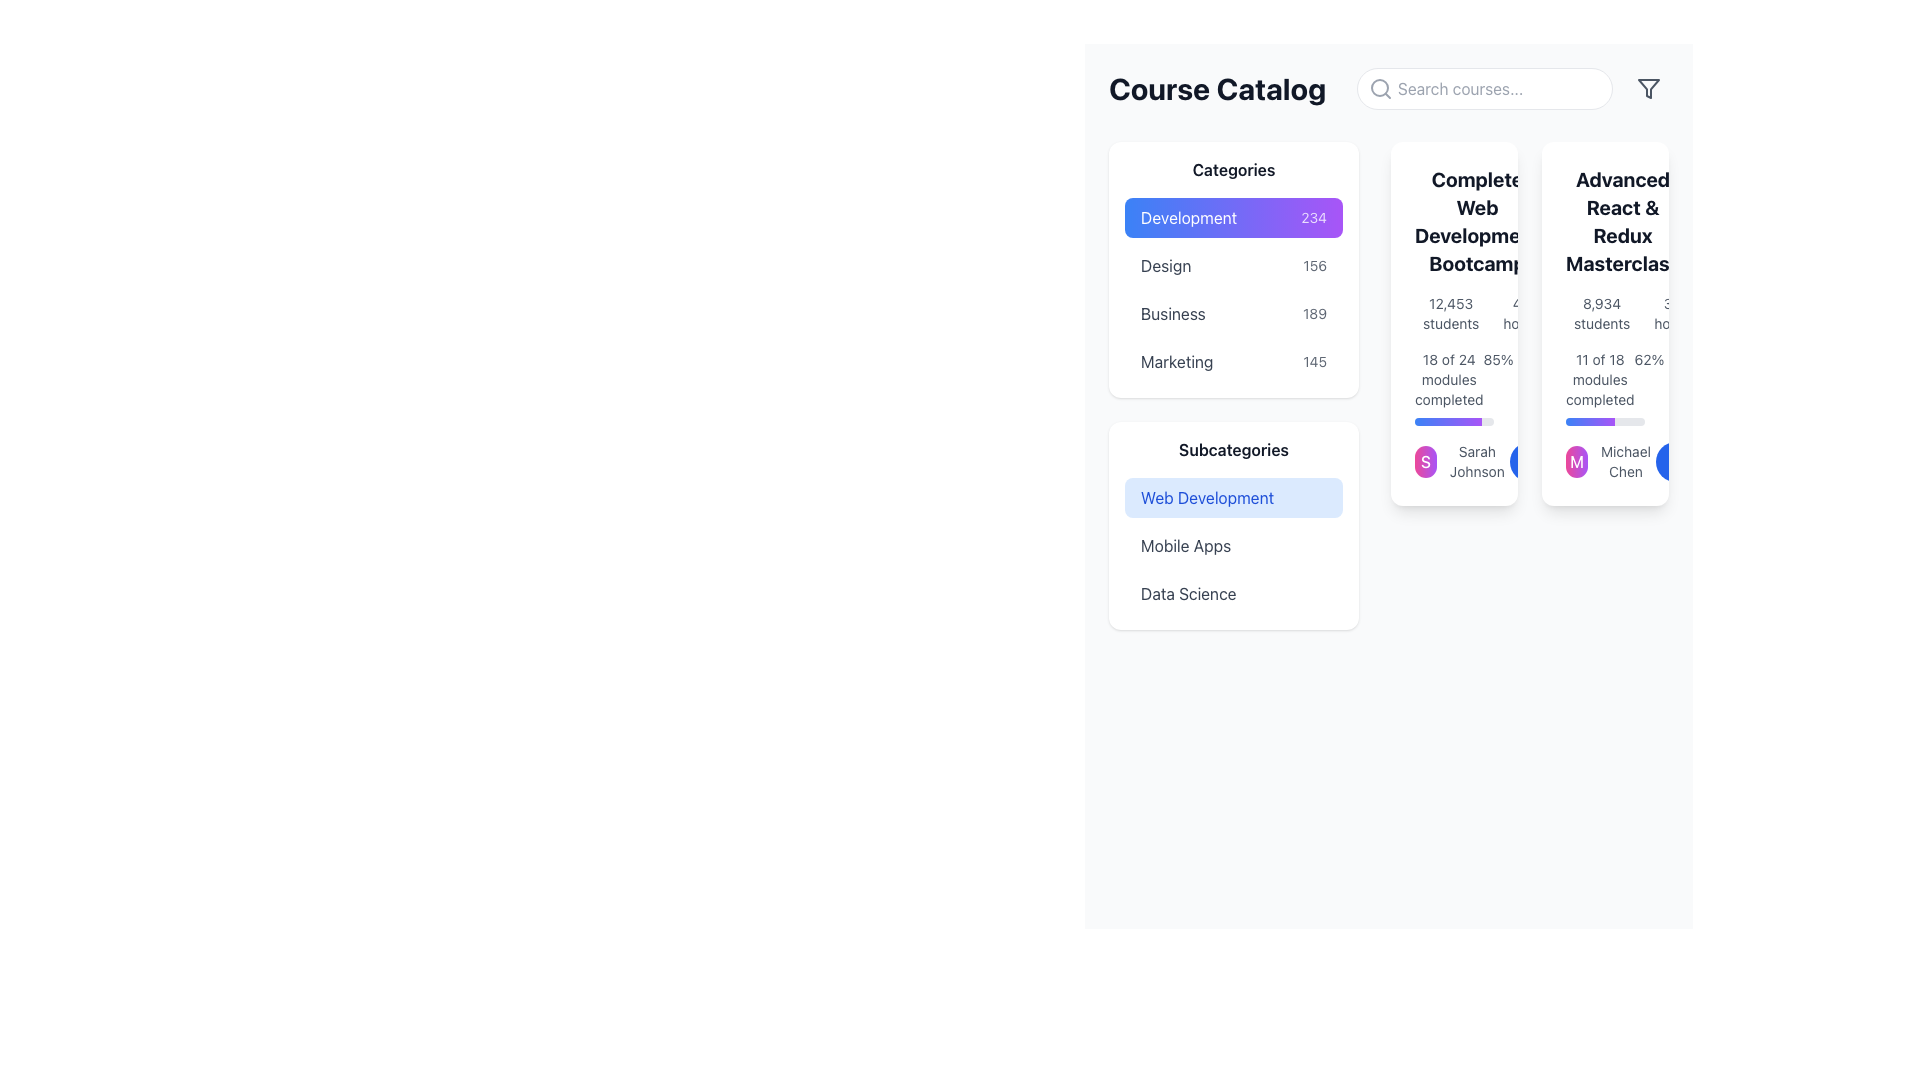  Describe the element at coordinates (1602, 313) in the screenshot. I see `the Text label displaying the number of students enrolled in the 'Advanced React & Redux Masterclass' course` at that location.